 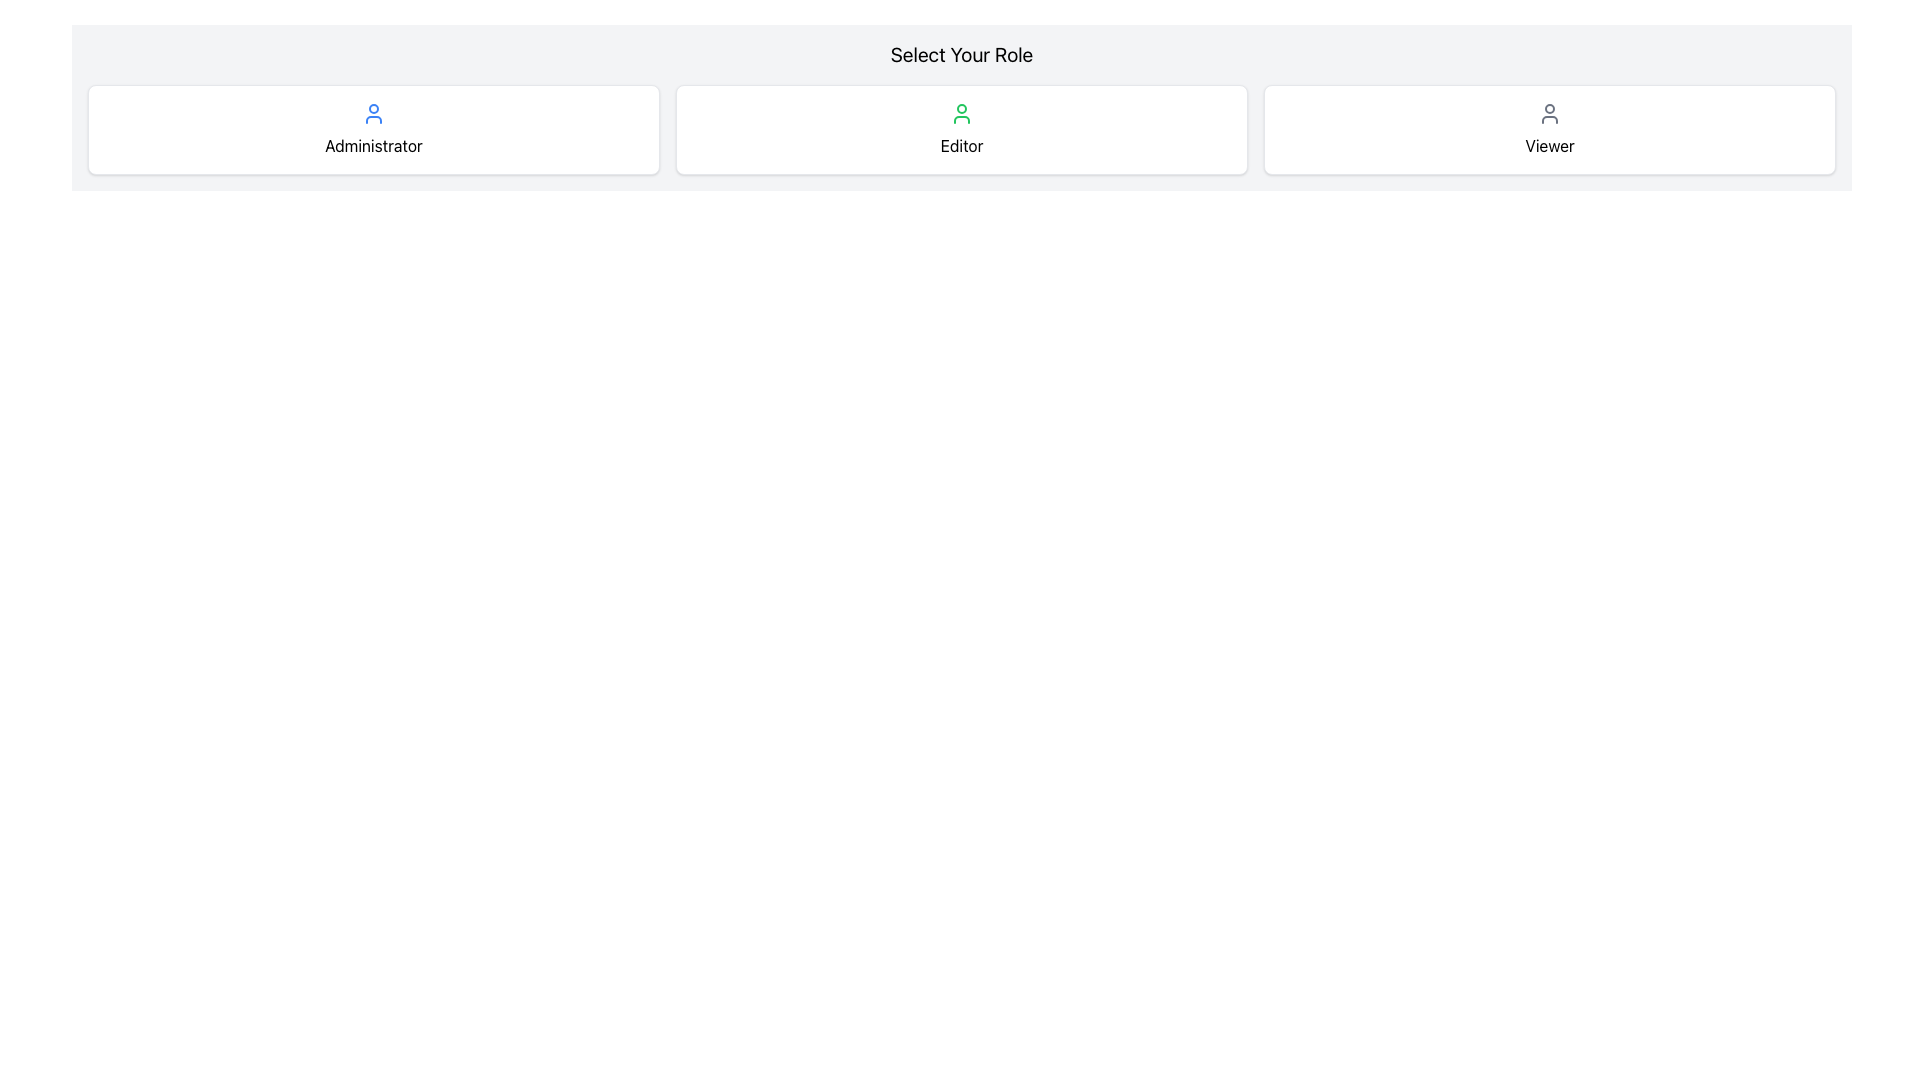 I want to click on the 'Viewer' text label, so click(x=1549, y=145).